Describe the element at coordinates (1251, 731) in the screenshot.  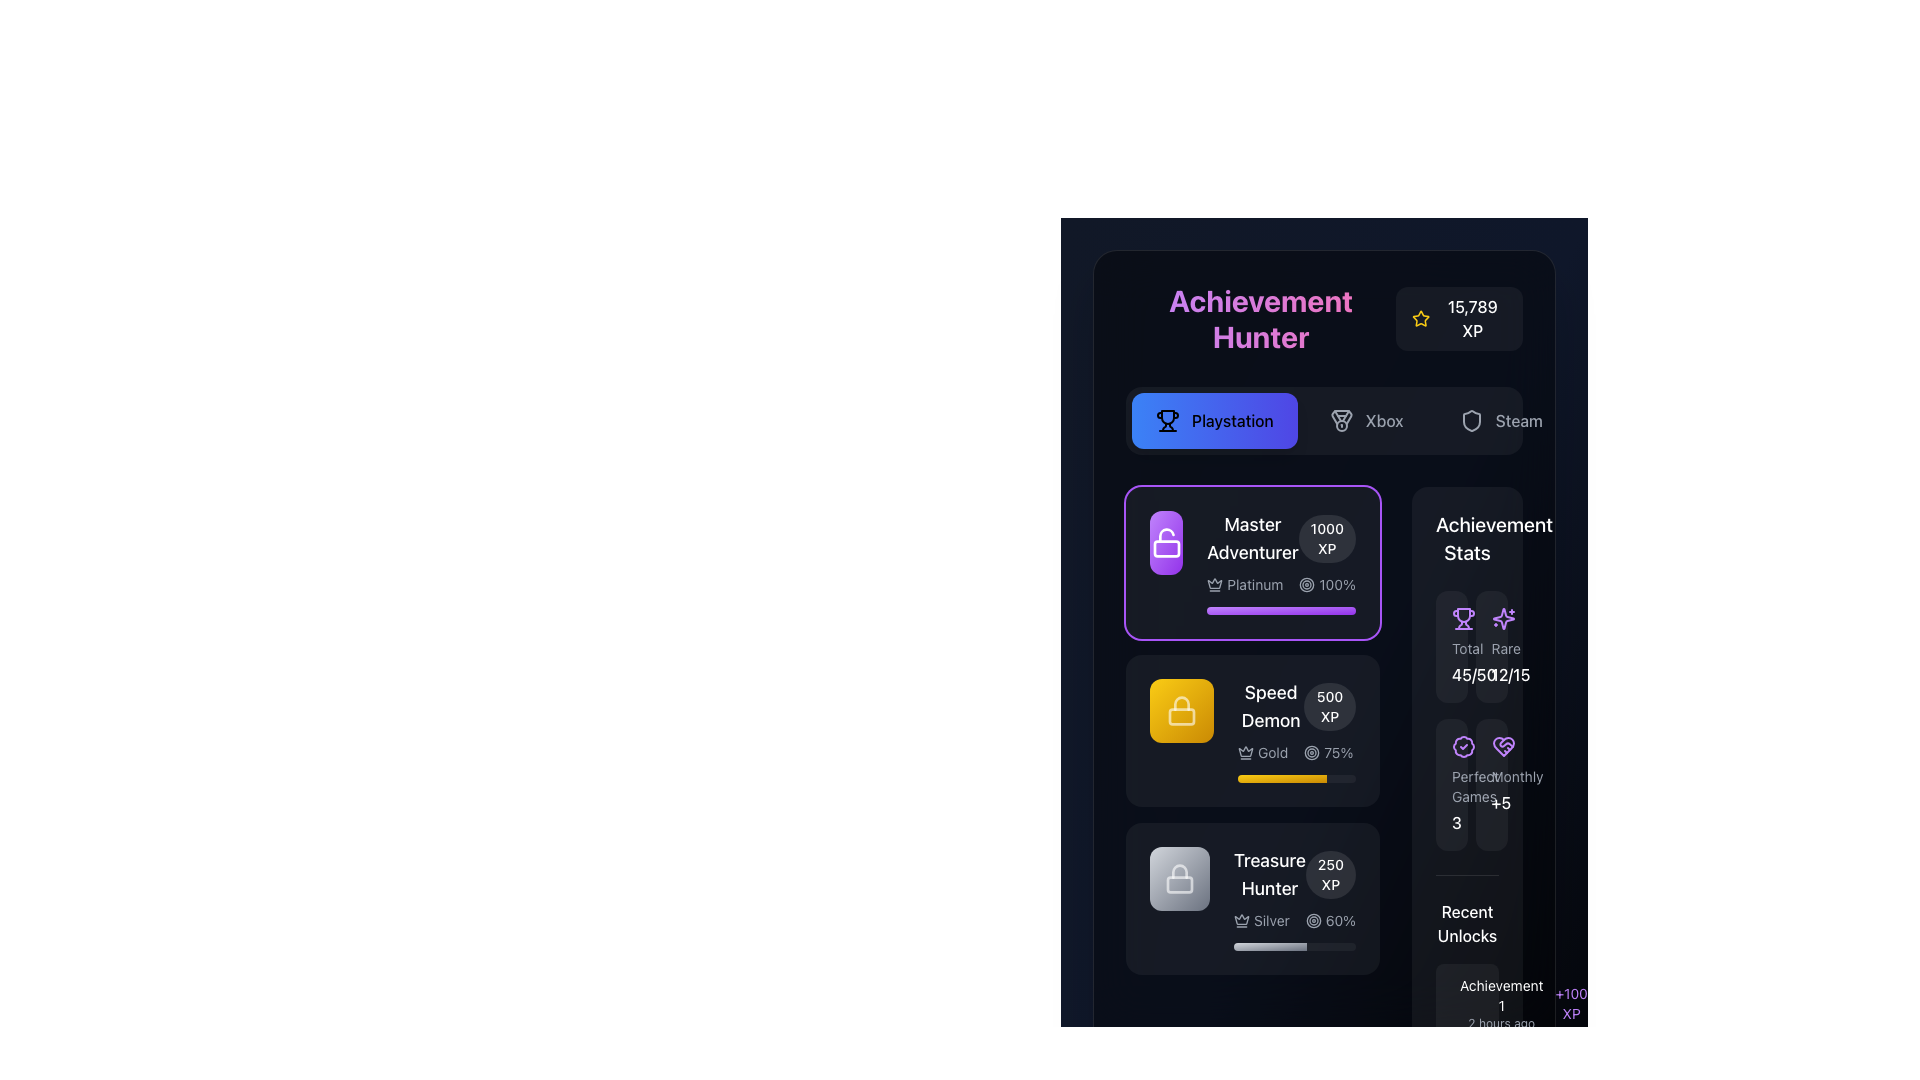
I see `the second Achievement card module located in the middle-right part of the list` at that location.